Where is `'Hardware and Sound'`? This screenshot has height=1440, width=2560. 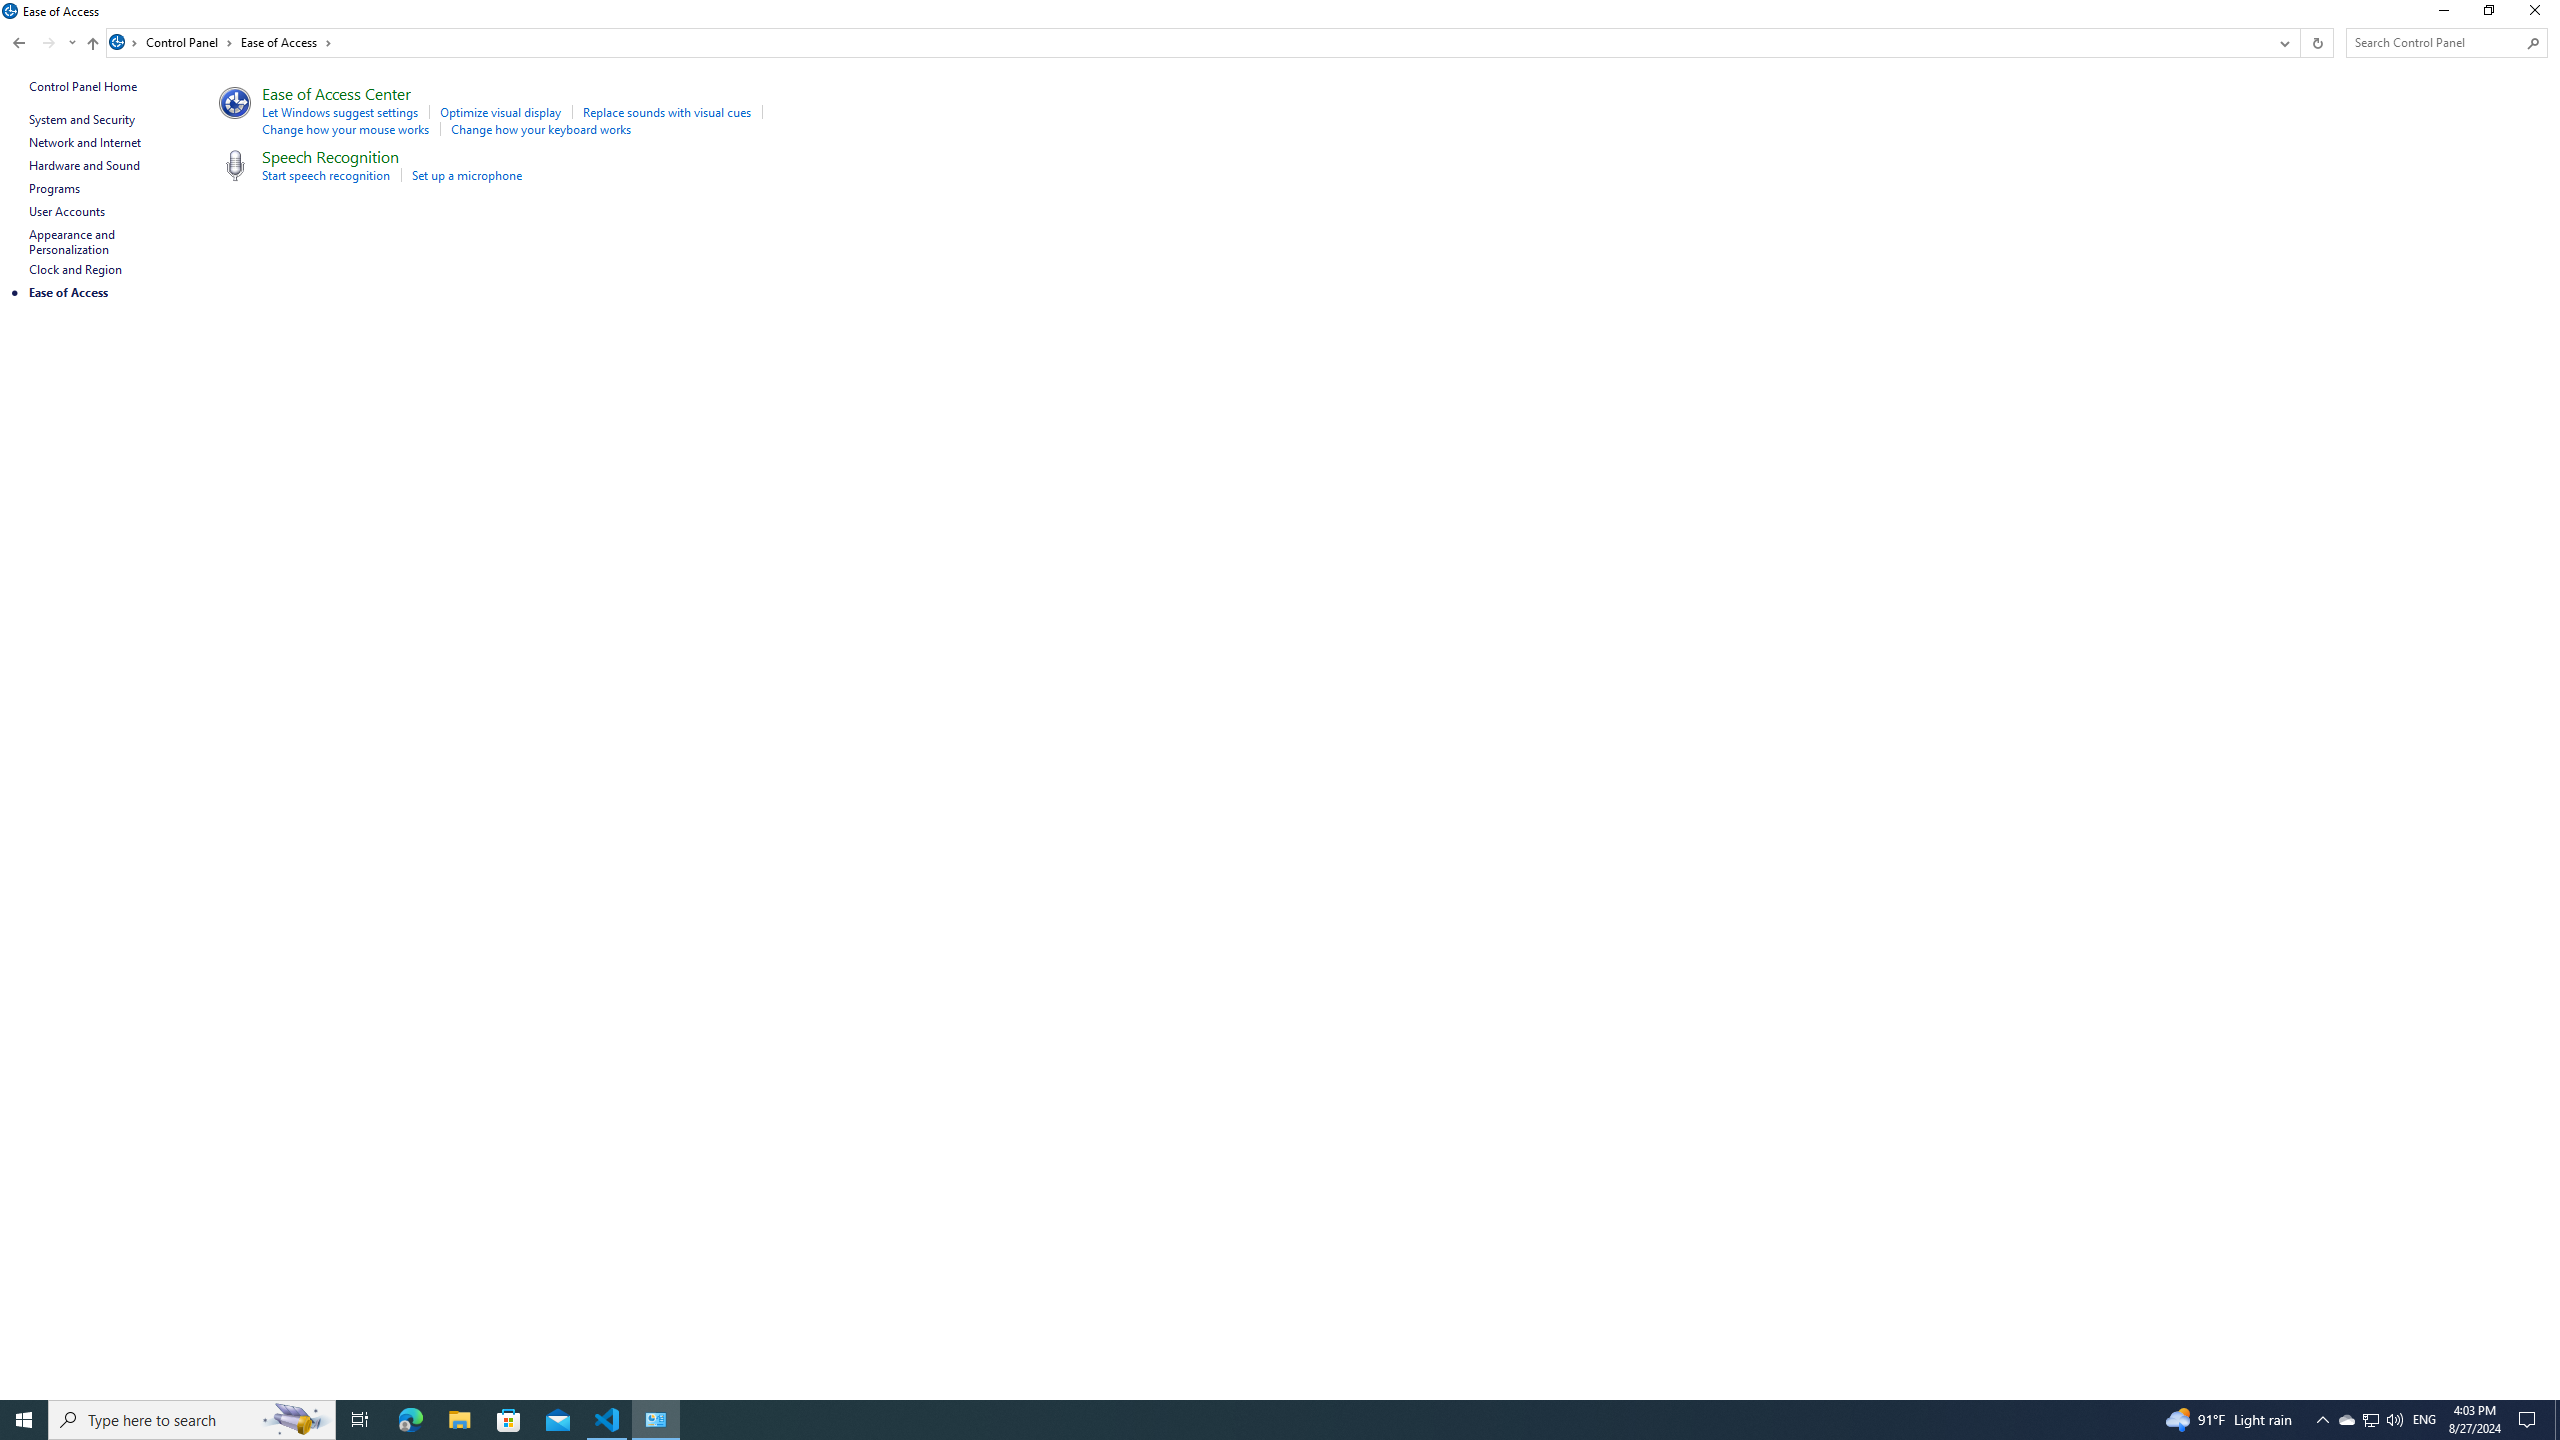
'Hardware and Sound' is located at coordinates (83, 164).